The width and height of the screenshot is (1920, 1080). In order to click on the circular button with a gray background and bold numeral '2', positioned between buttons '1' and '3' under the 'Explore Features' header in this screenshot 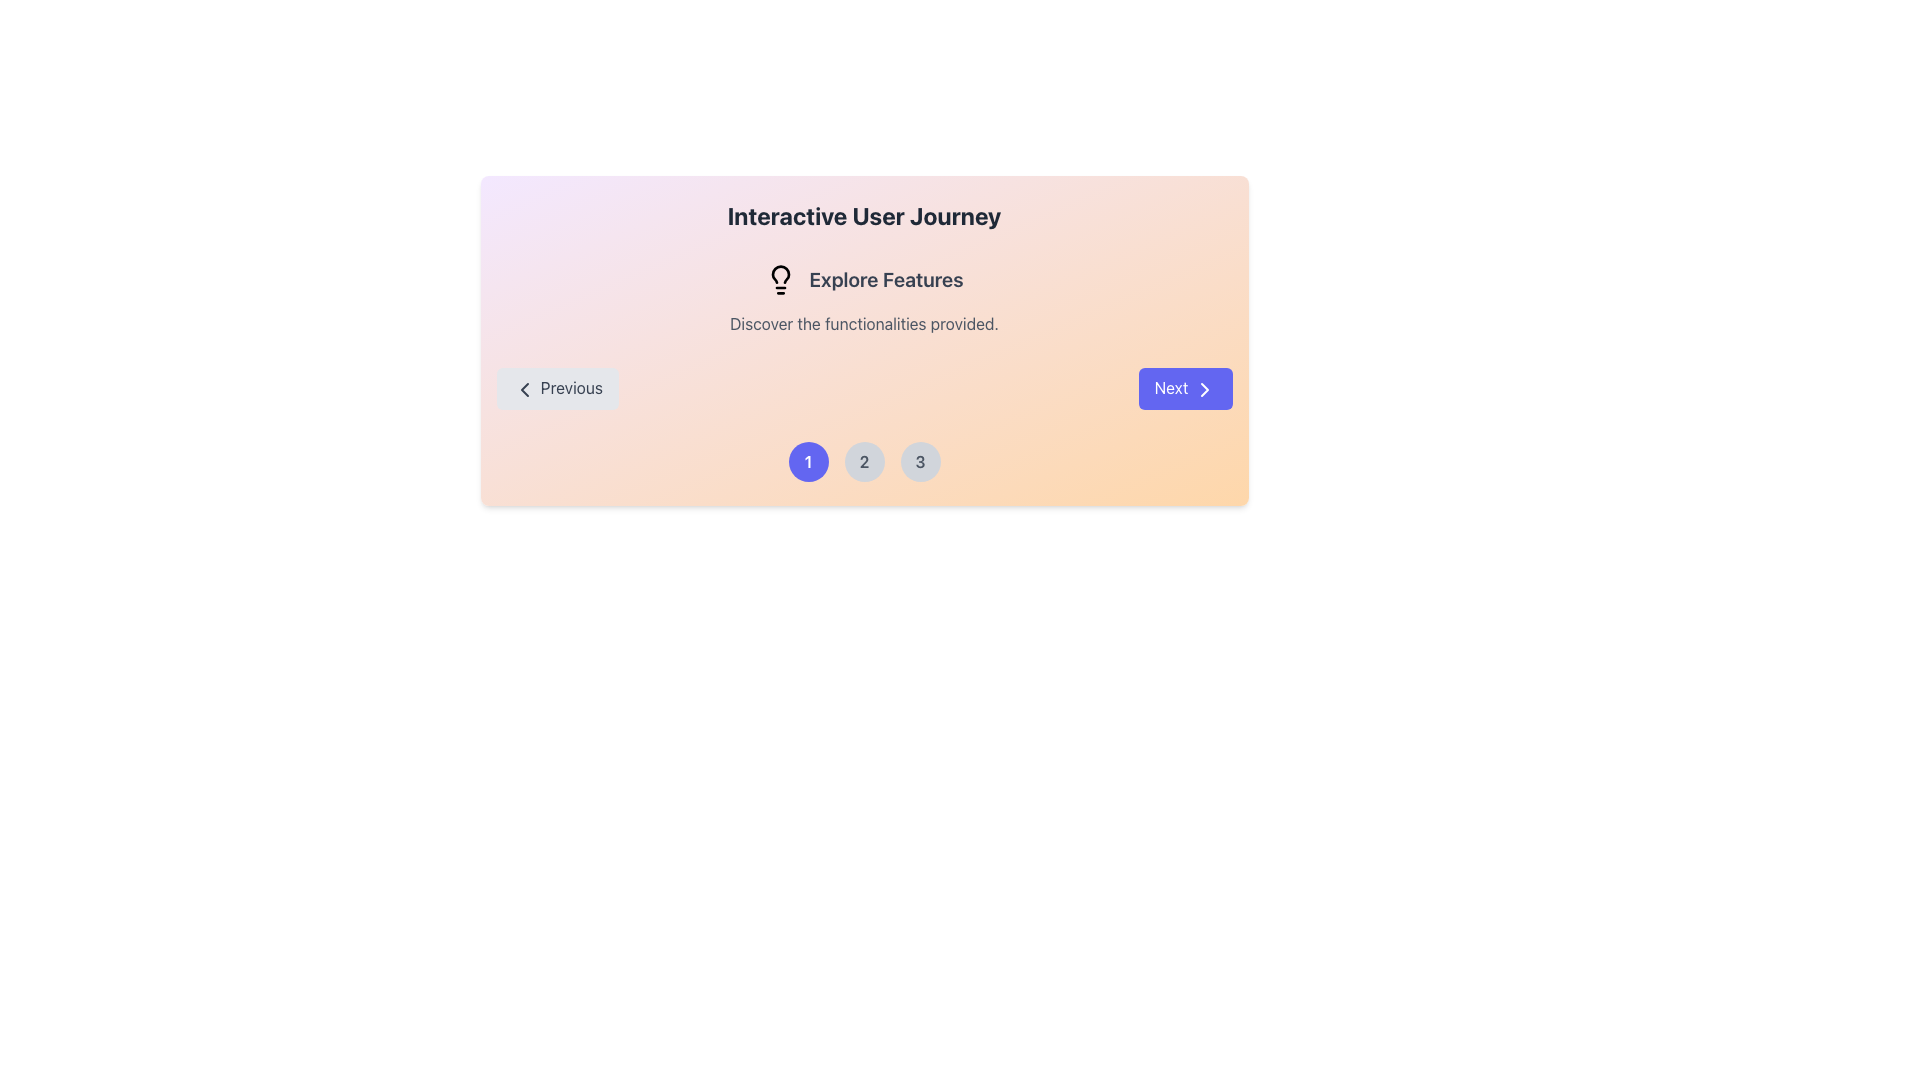, I will do `click(864, 461)`.